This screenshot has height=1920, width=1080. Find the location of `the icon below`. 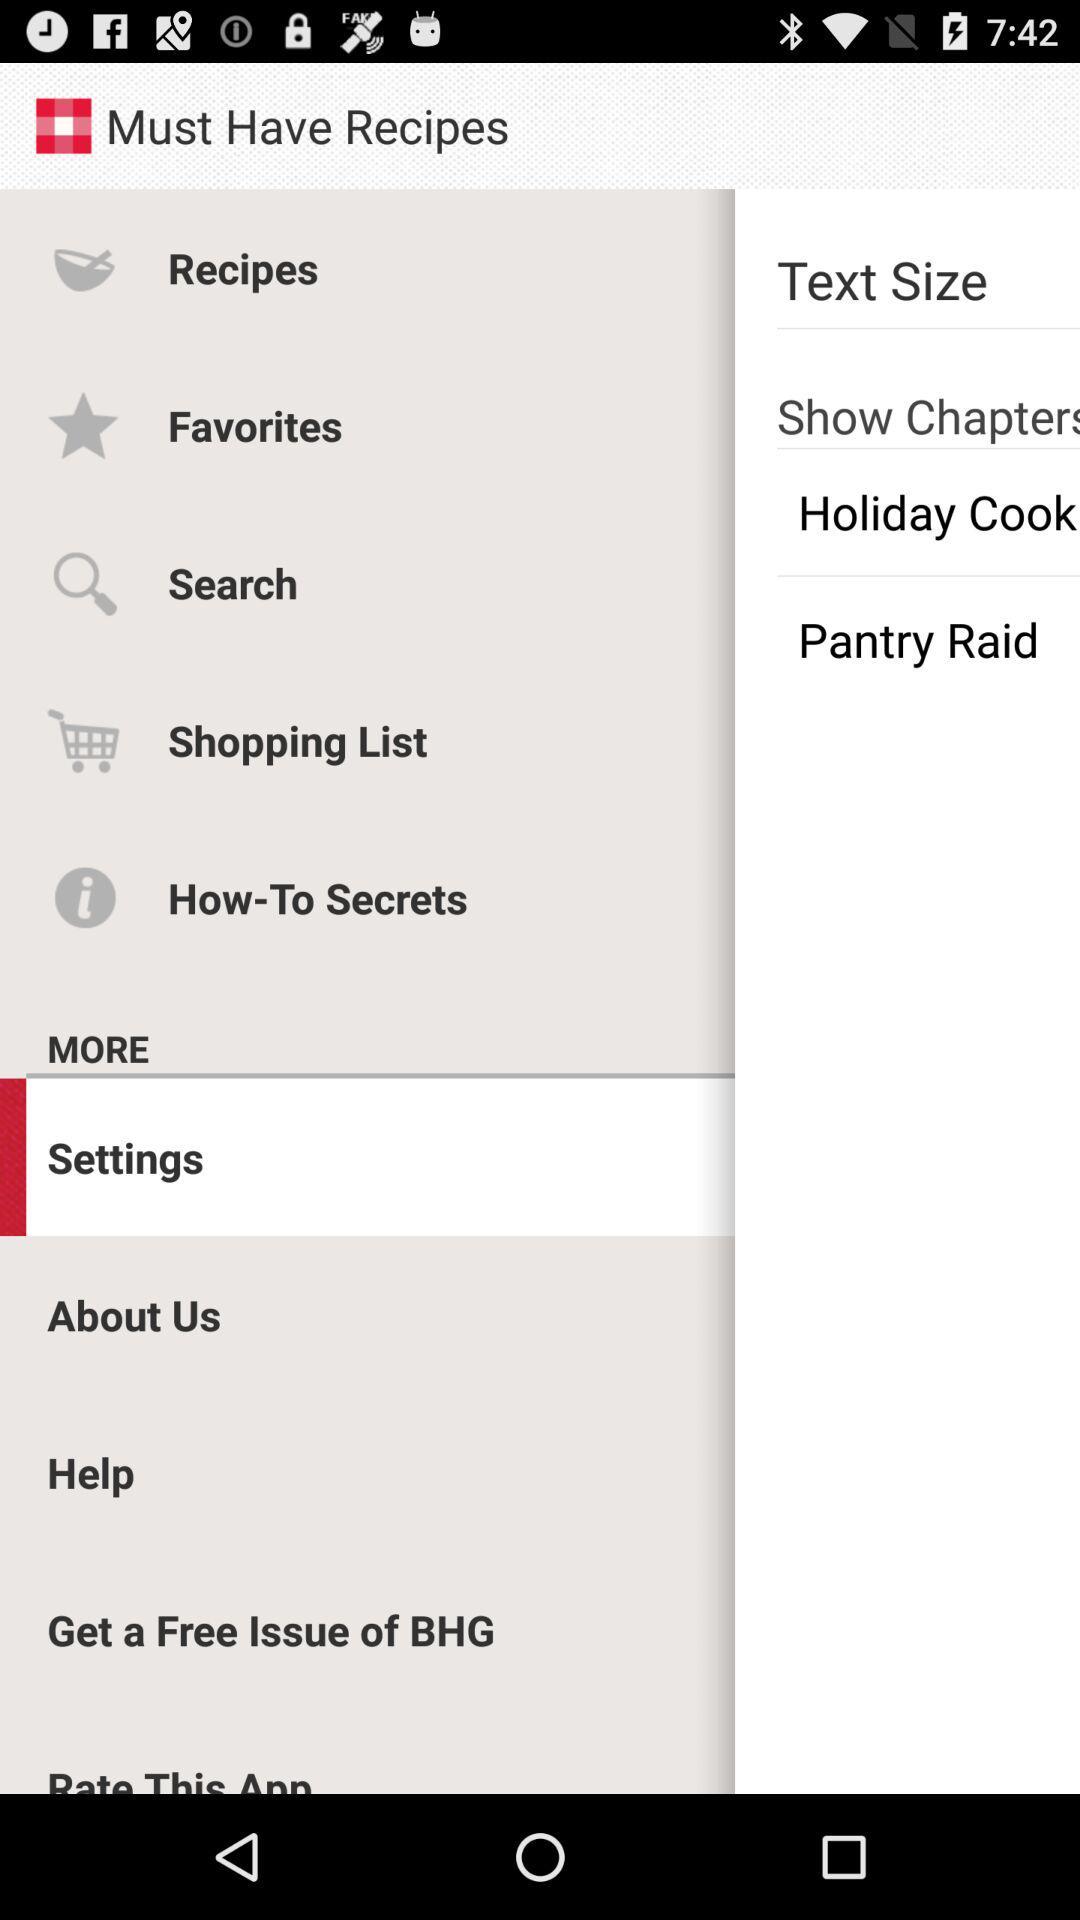

the icon below is located at coordinates (928, 512).